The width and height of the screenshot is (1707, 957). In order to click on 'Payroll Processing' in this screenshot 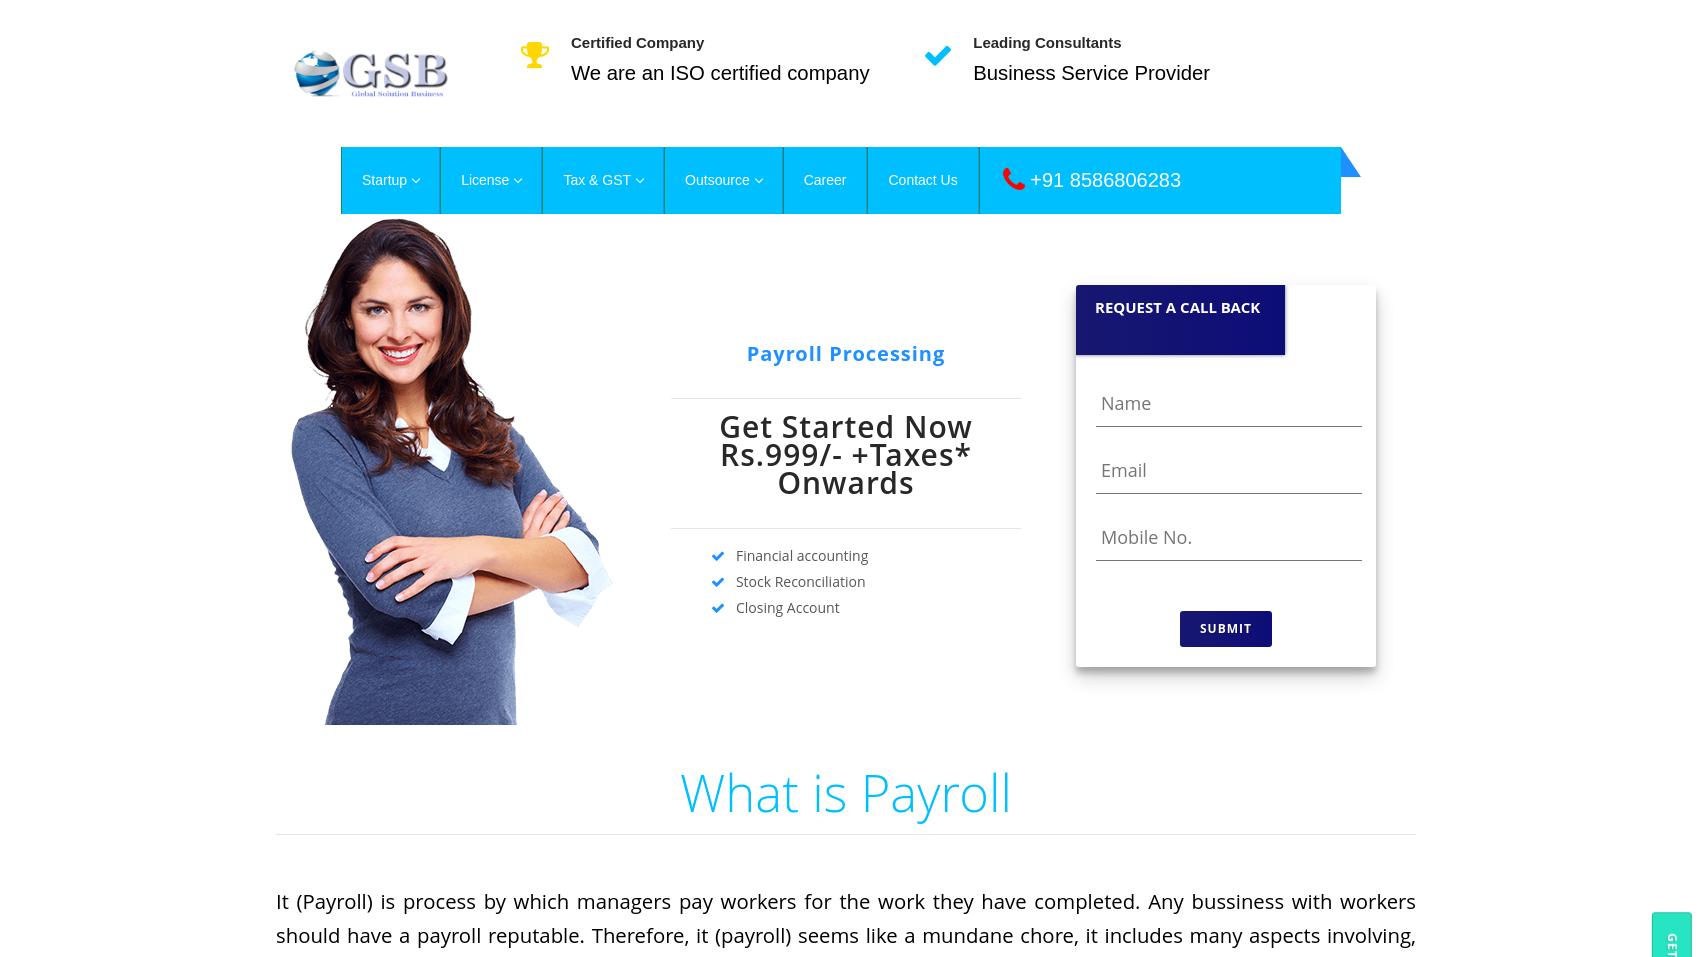, I will do `click(845, 352)`.